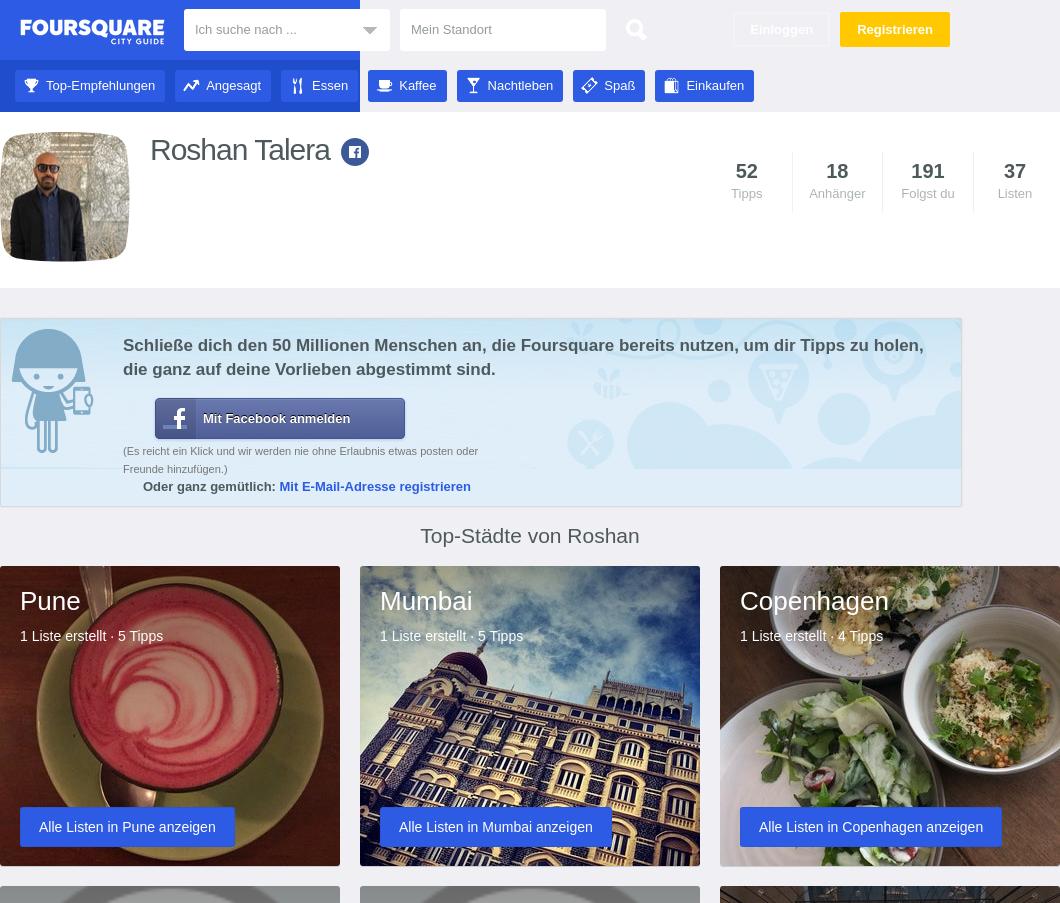  Describe the element at coordinates (519, 85) in the screenshot. I see `'Nachtleben'` at that location.